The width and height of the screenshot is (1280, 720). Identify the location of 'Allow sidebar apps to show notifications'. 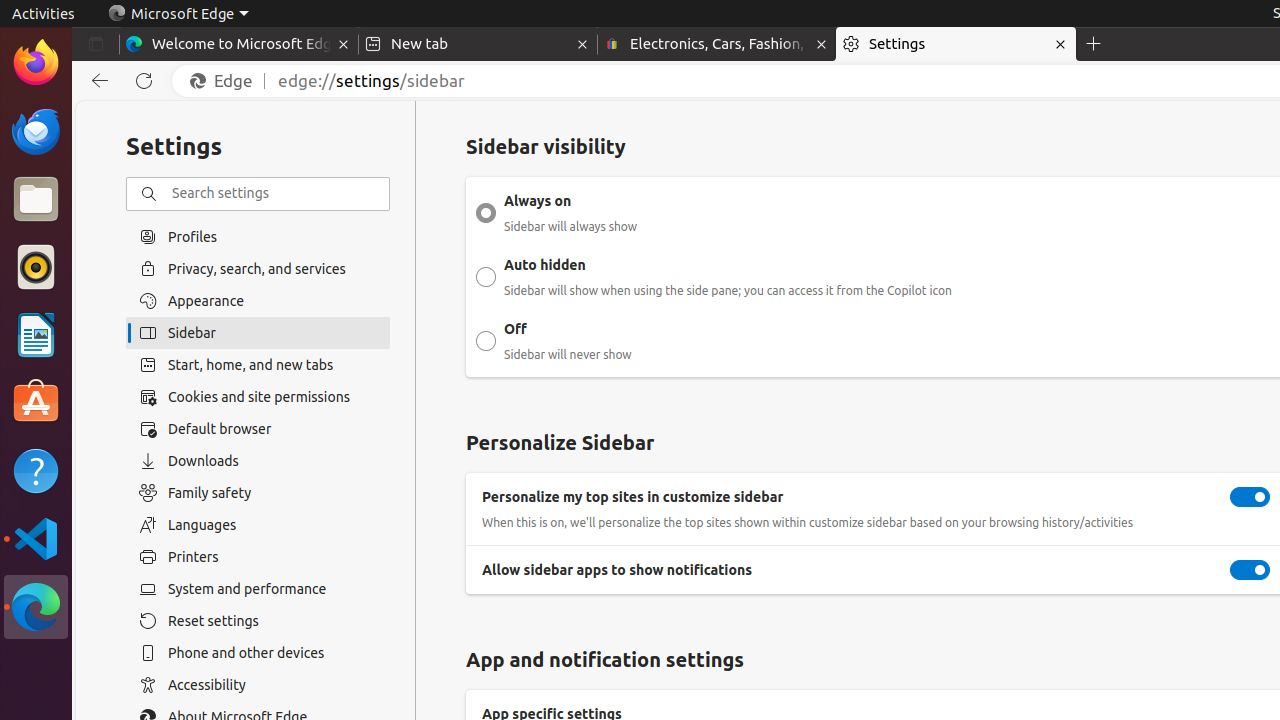
(1249, 570).